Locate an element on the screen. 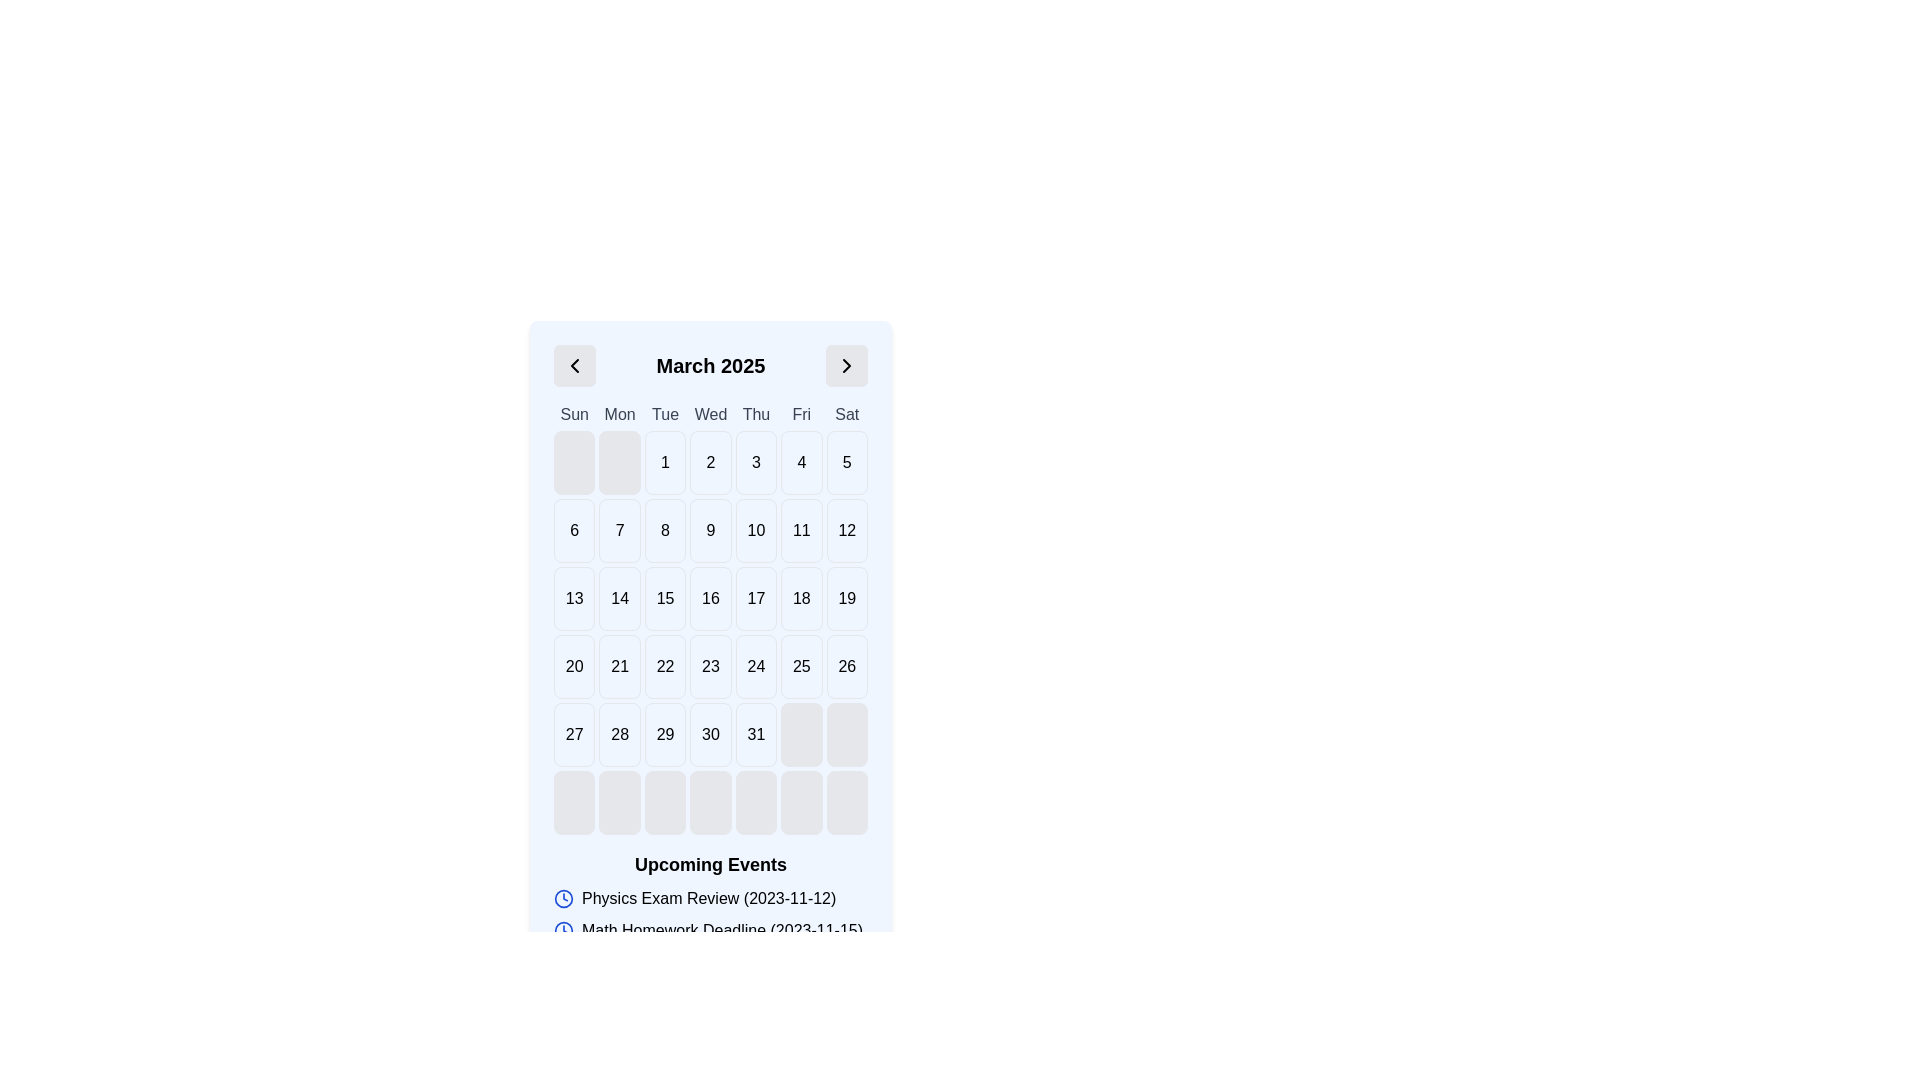  the non-interactive placeholder cell for the date '30' in the calendar, located in the fourth cell of the last row beneath the 'Thu' column is located at coordinates (665, 801).